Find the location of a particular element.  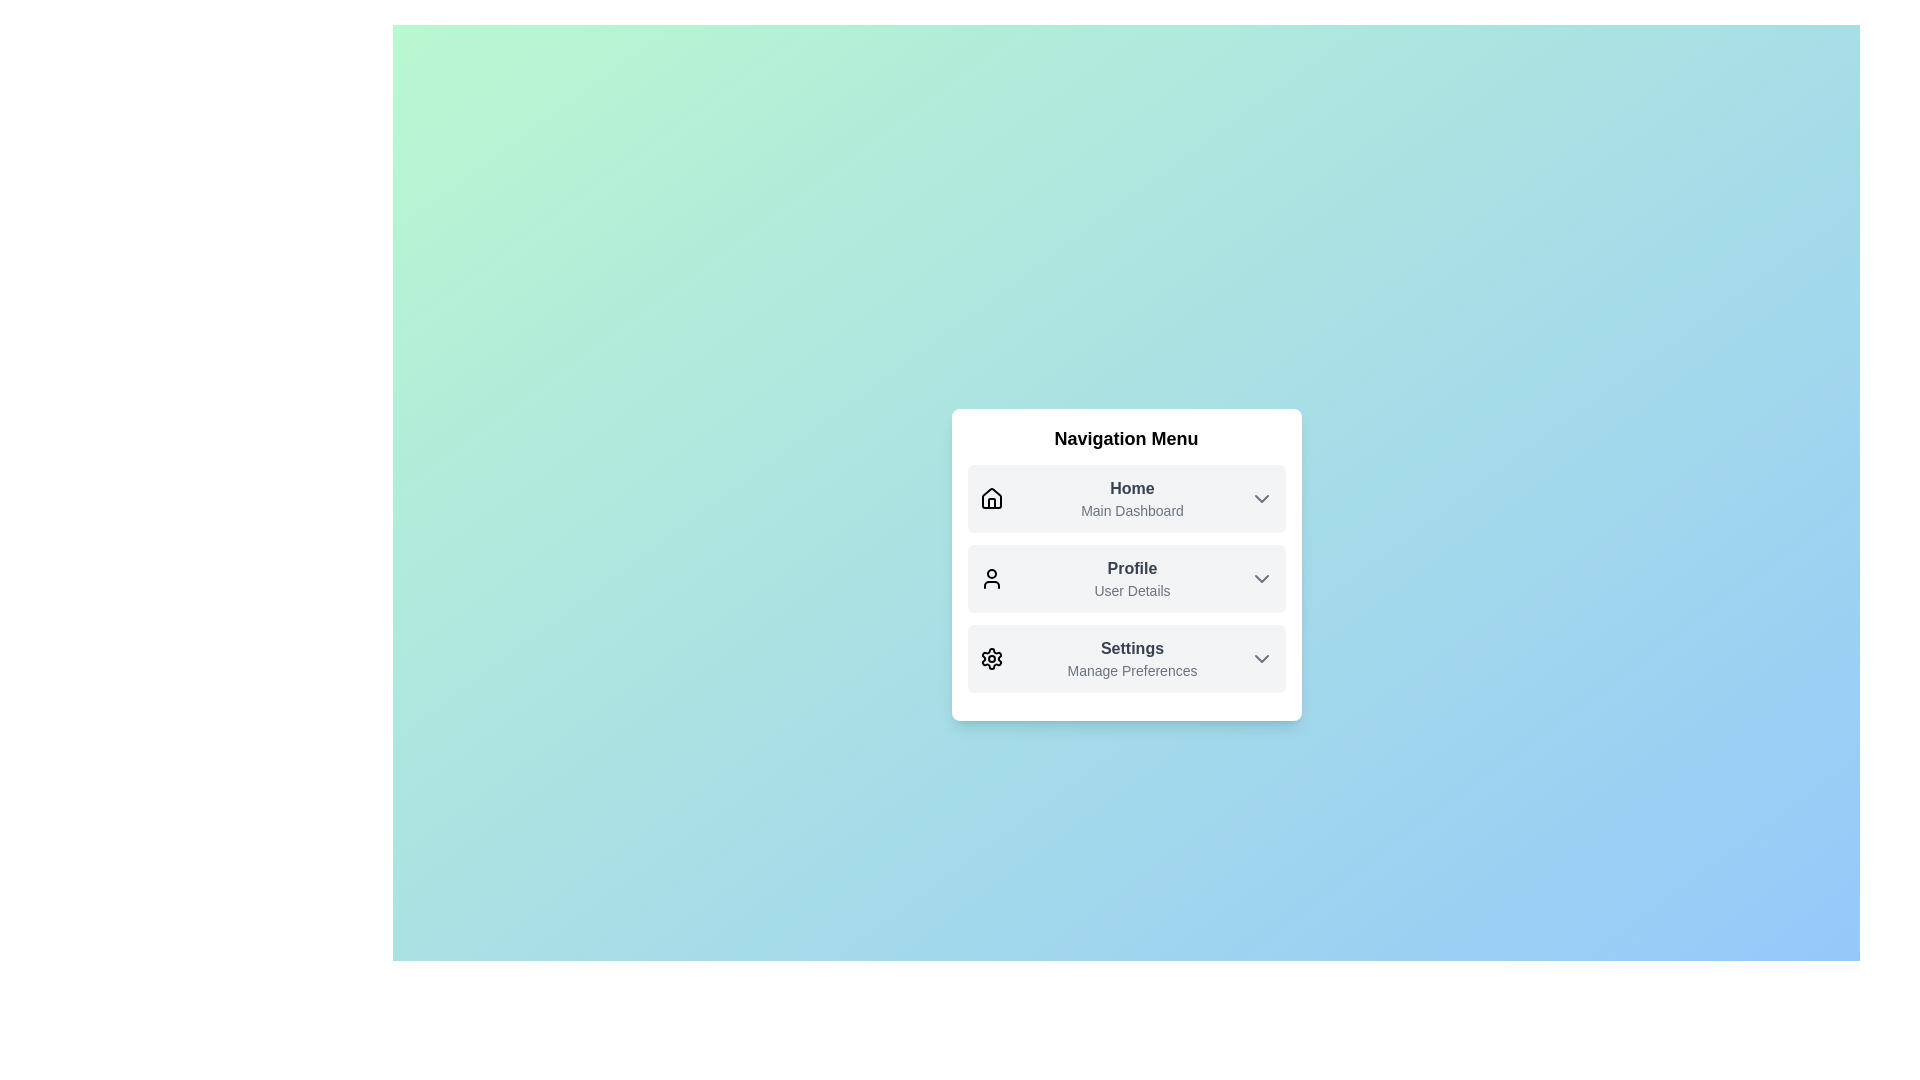

the menu item Settings to navigate is located at coordinates (1126, 659).